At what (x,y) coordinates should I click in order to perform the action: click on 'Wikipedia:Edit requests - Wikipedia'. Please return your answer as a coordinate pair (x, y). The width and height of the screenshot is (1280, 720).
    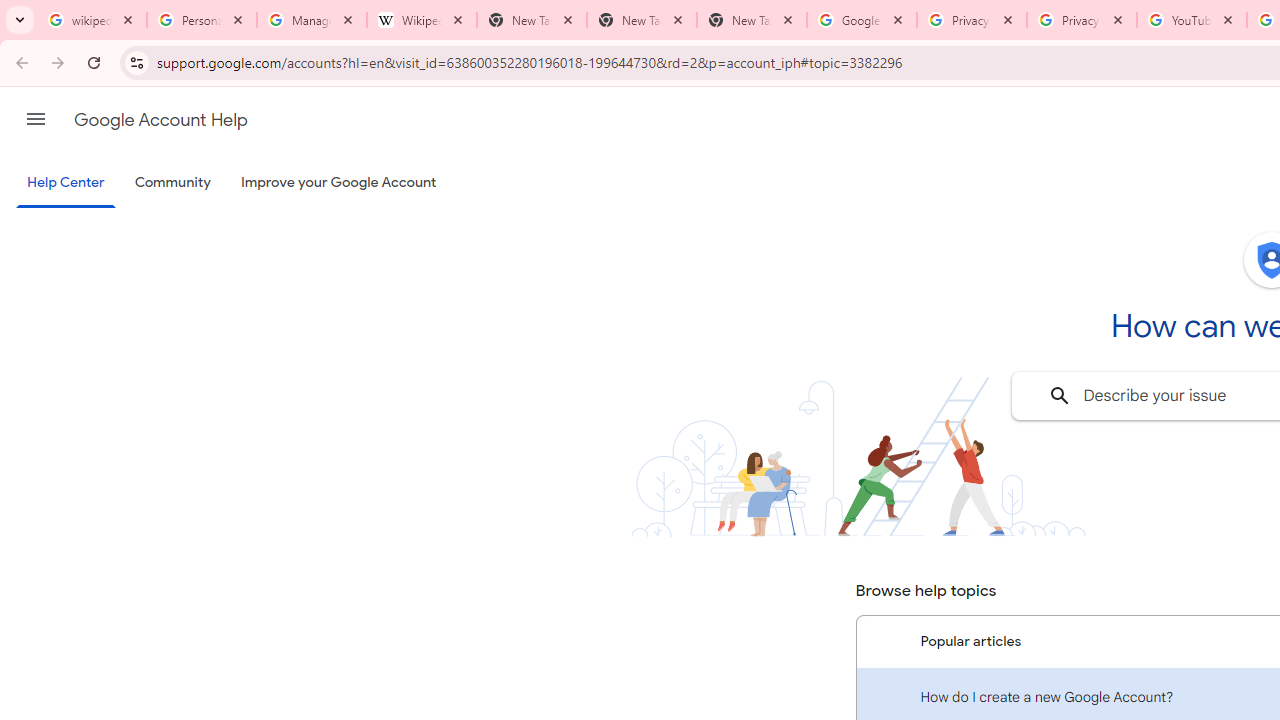
    Looking at the image, I should click on (421, 20).